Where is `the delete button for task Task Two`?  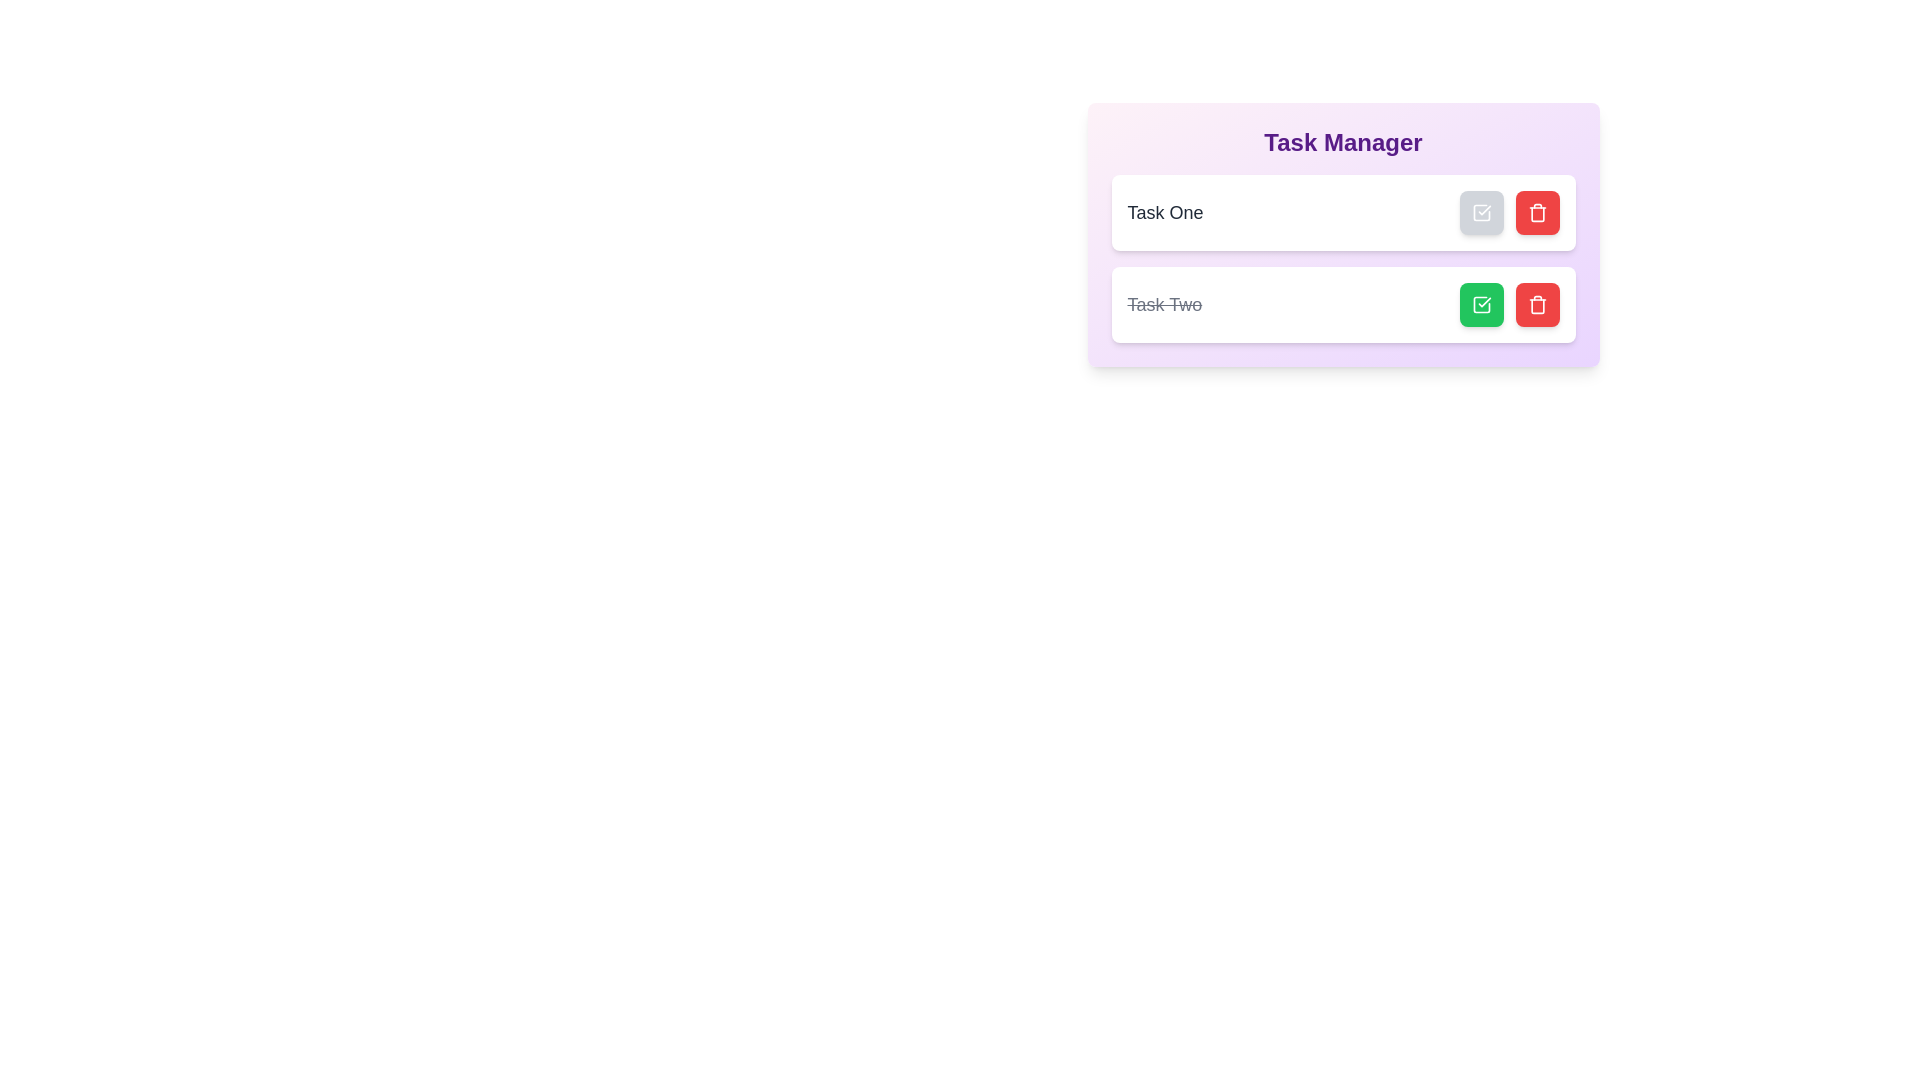 the delete button for task Task Two is located at coordinates (1536, 304).